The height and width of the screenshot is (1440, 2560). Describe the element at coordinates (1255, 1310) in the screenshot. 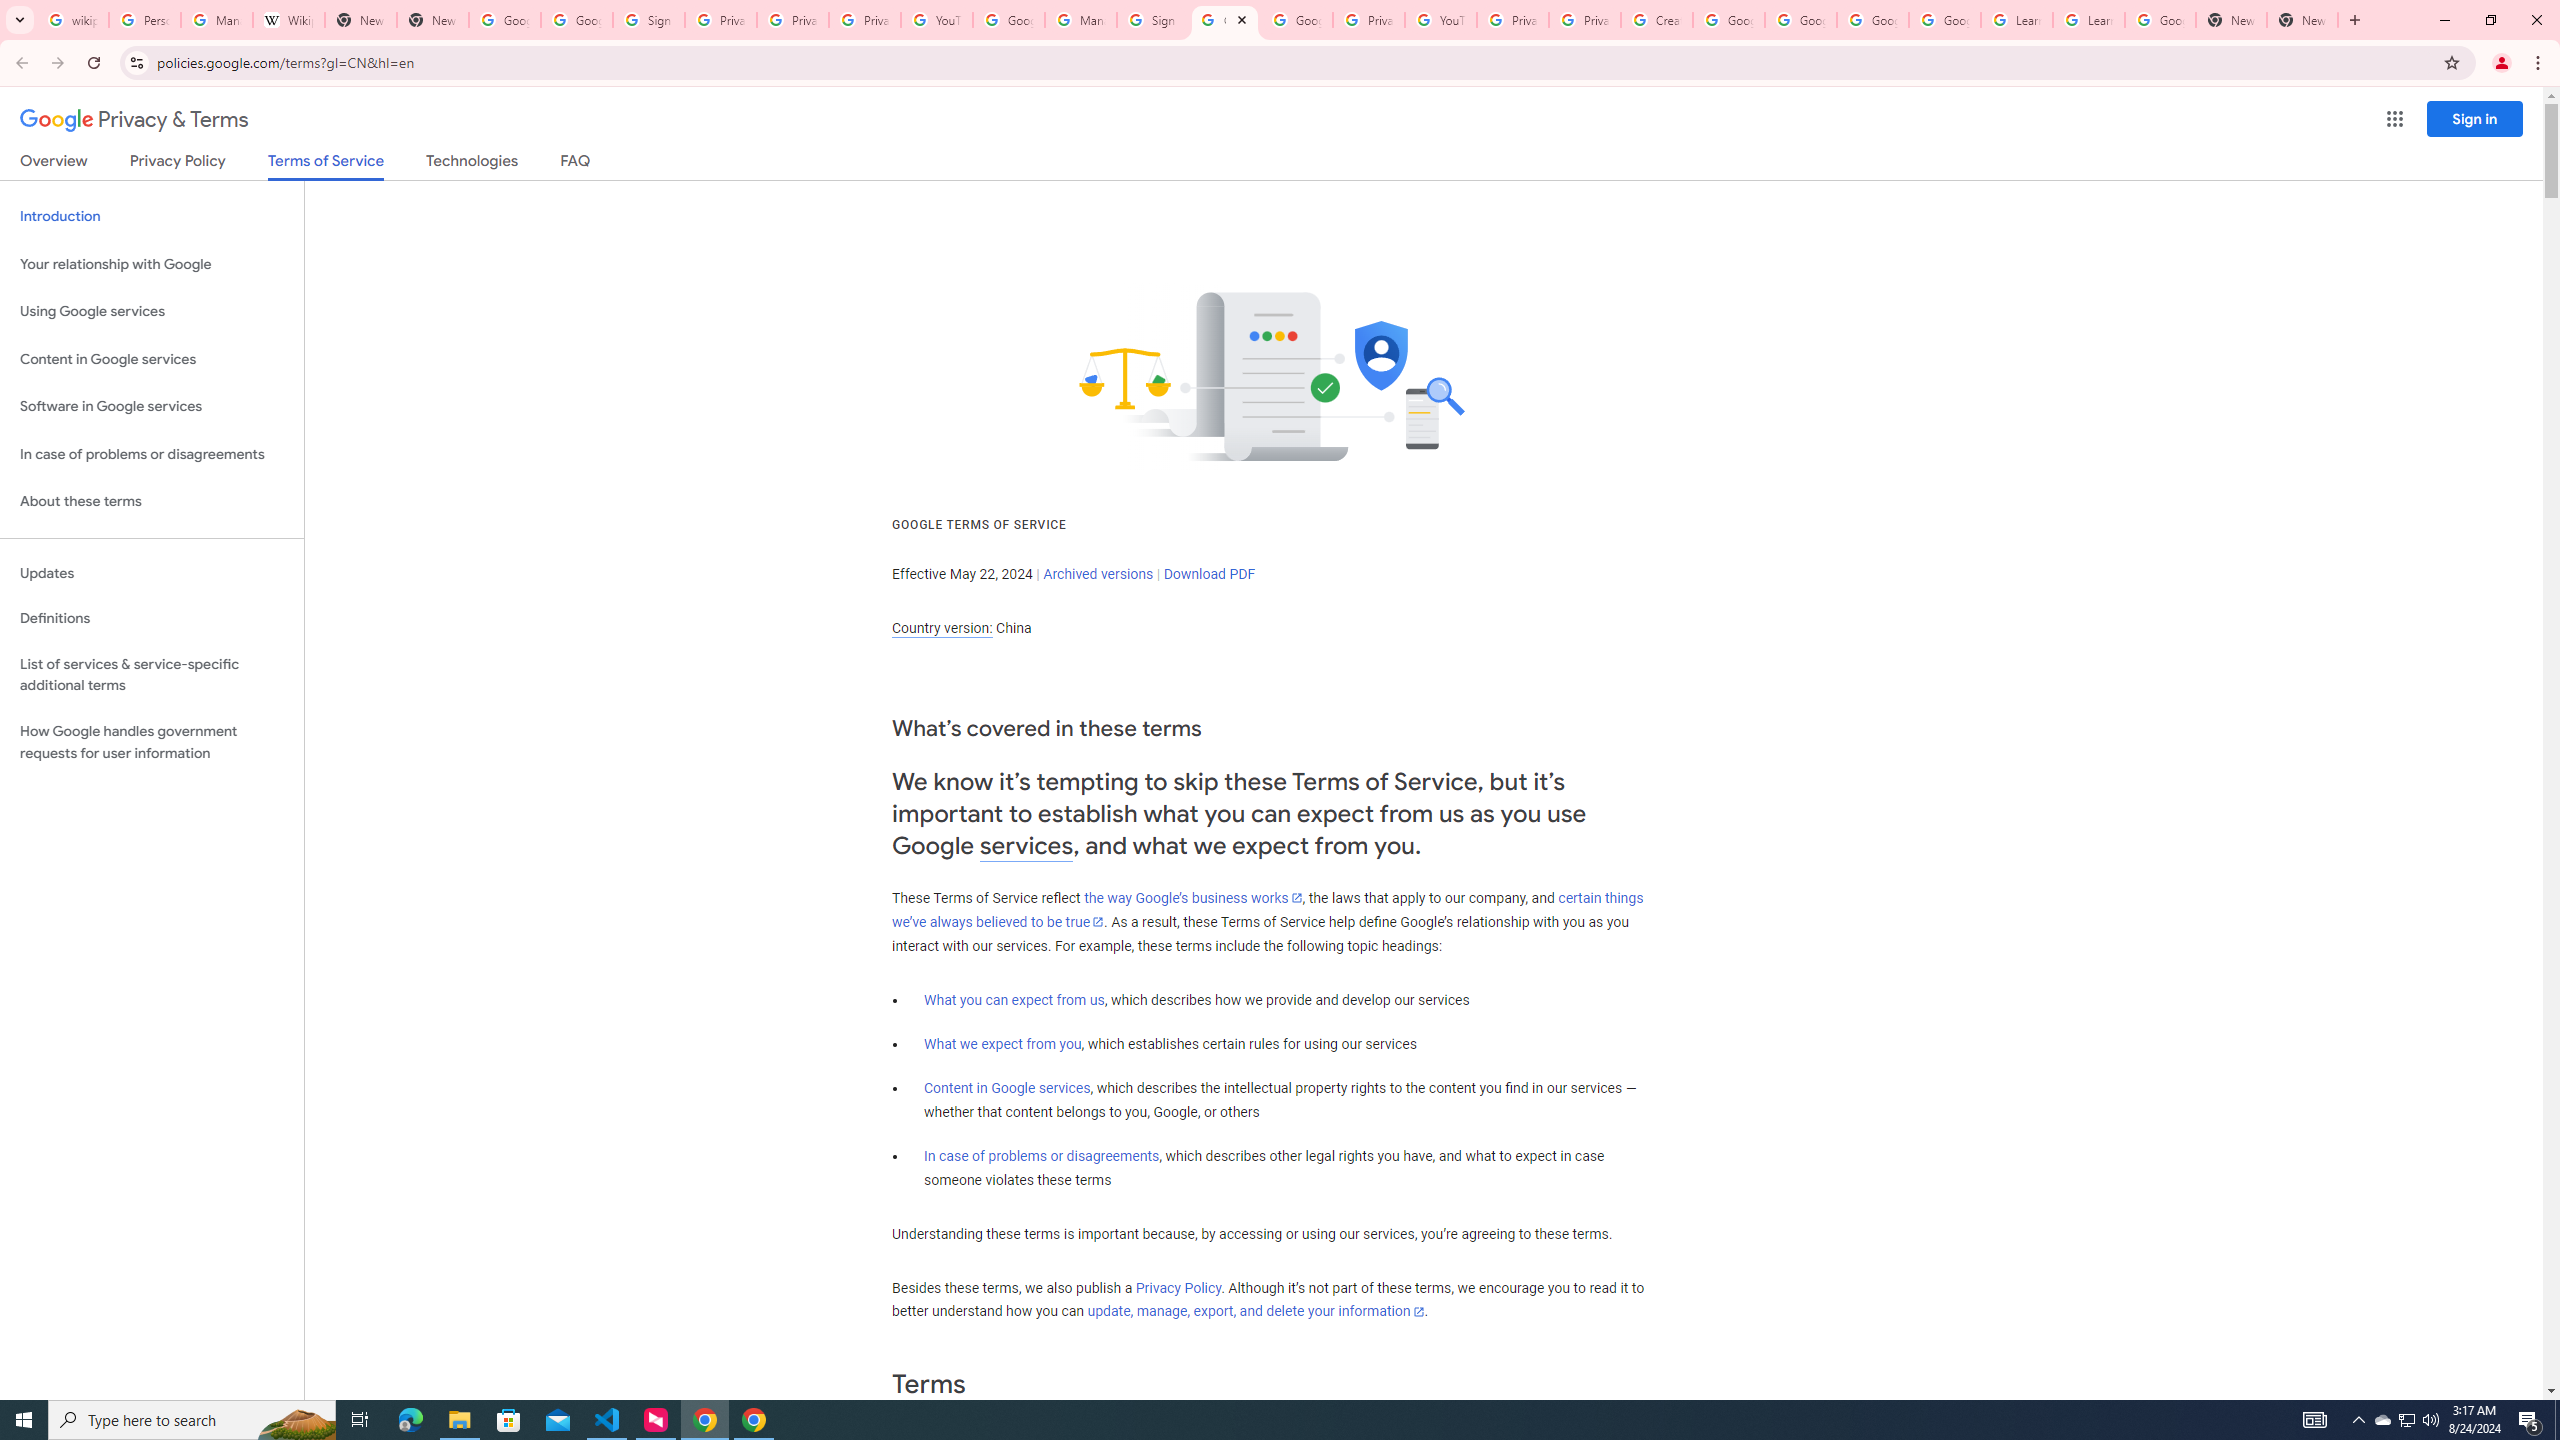

I see `'update, manage, export, and delete your information'` at that location.